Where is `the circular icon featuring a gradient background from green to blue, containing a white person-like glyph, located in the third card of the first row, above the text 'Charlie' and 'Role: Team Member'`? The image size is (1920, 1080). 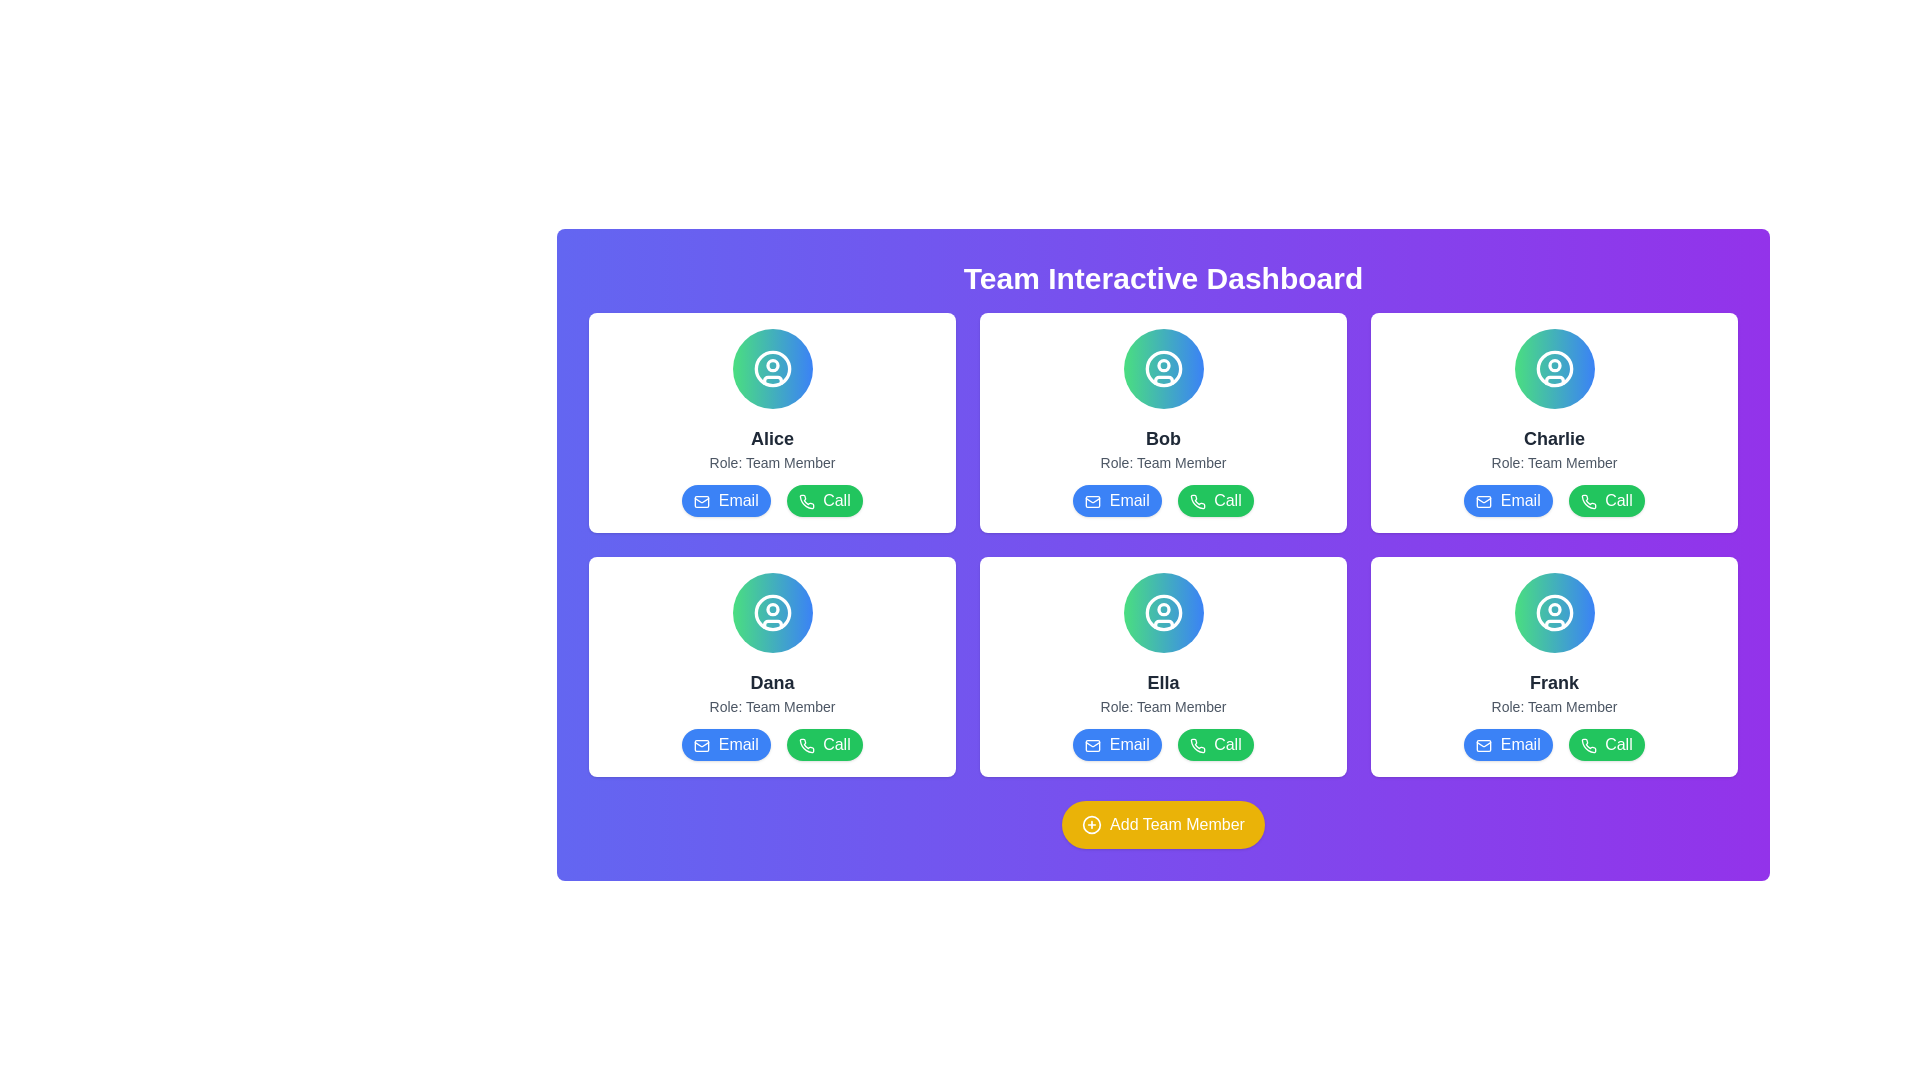
the circular icon featuring a gradient background from green to blue, containing a white person-like glyph, located in the third card of the first row, above the text 'Charlie' and 'Role: Team Member' is located at coordinates (1553, 369).